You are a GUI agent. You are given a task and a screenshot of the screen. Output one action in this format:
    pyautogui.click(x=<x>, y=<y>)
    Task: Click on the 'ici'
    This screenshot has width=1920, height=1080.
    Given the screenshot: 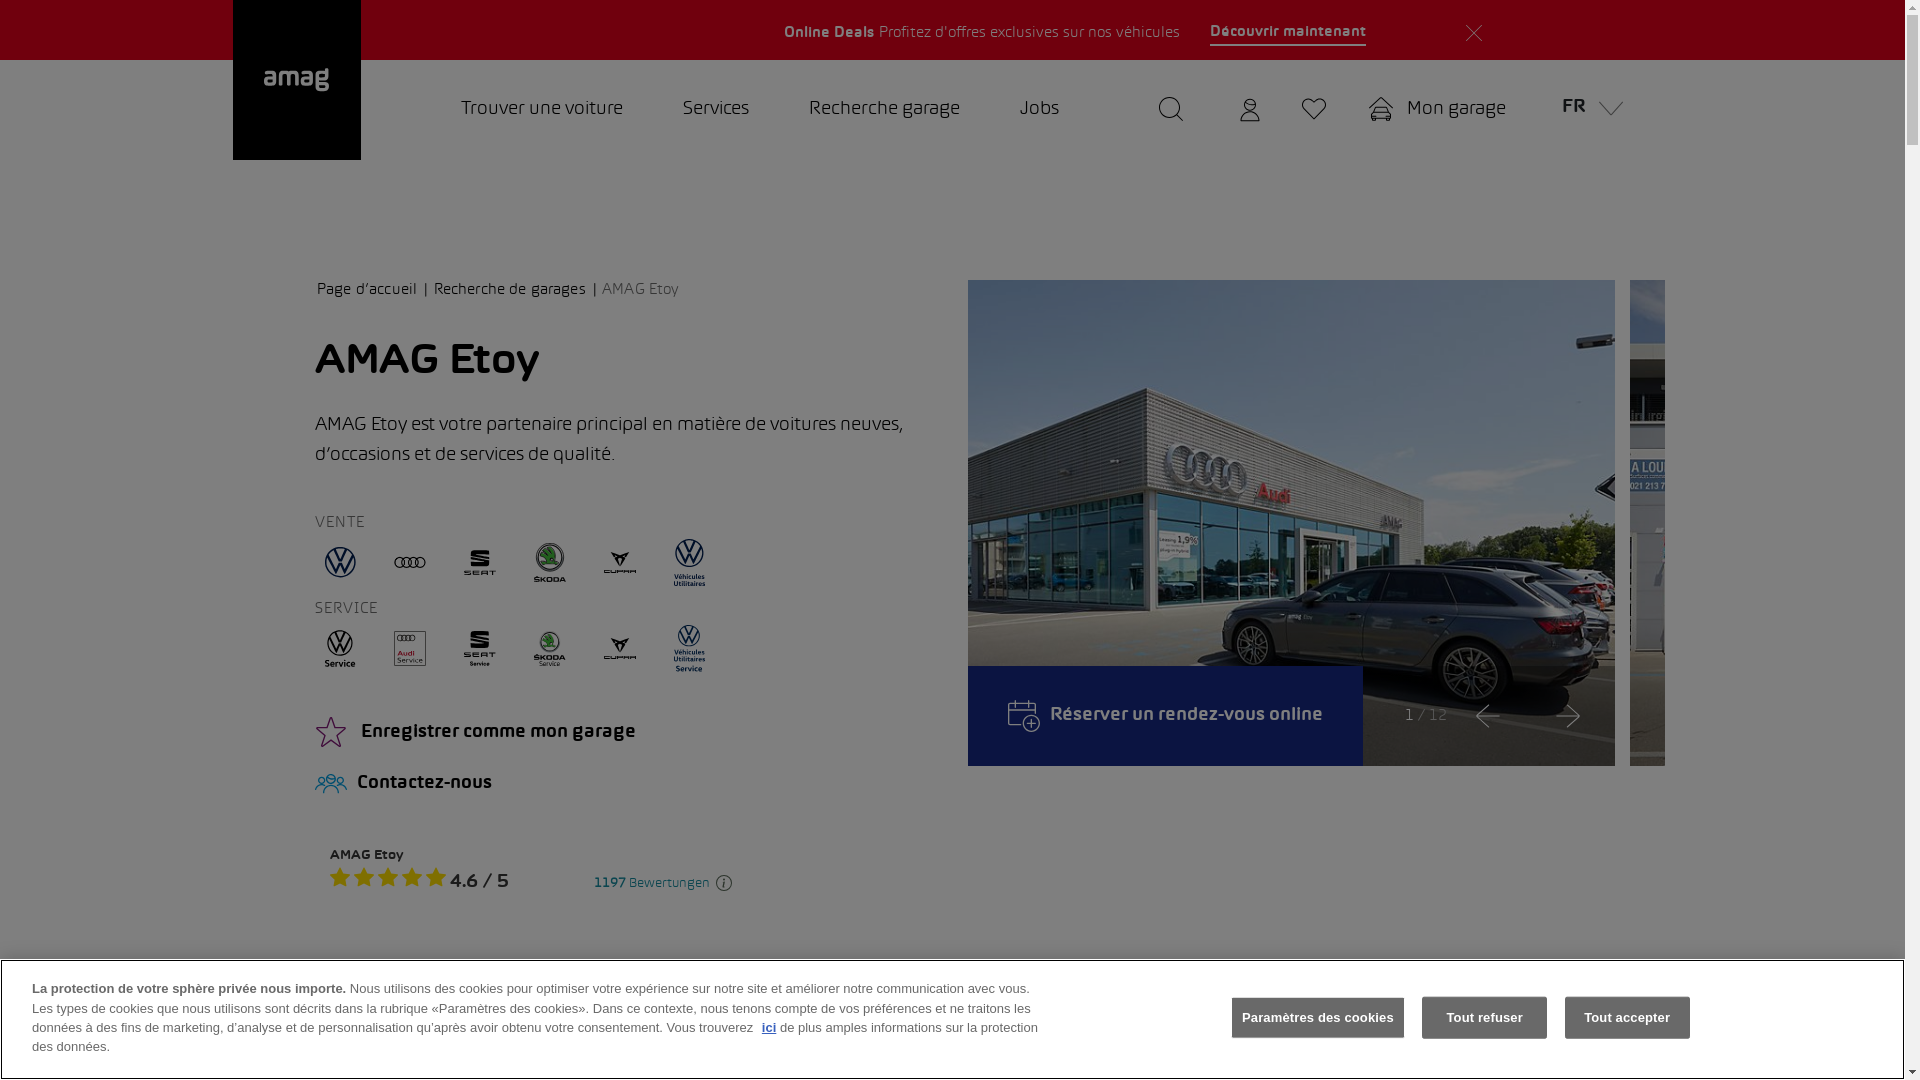 What is the action you would take?
    pyautogui.click(x=767, y=1027)
    